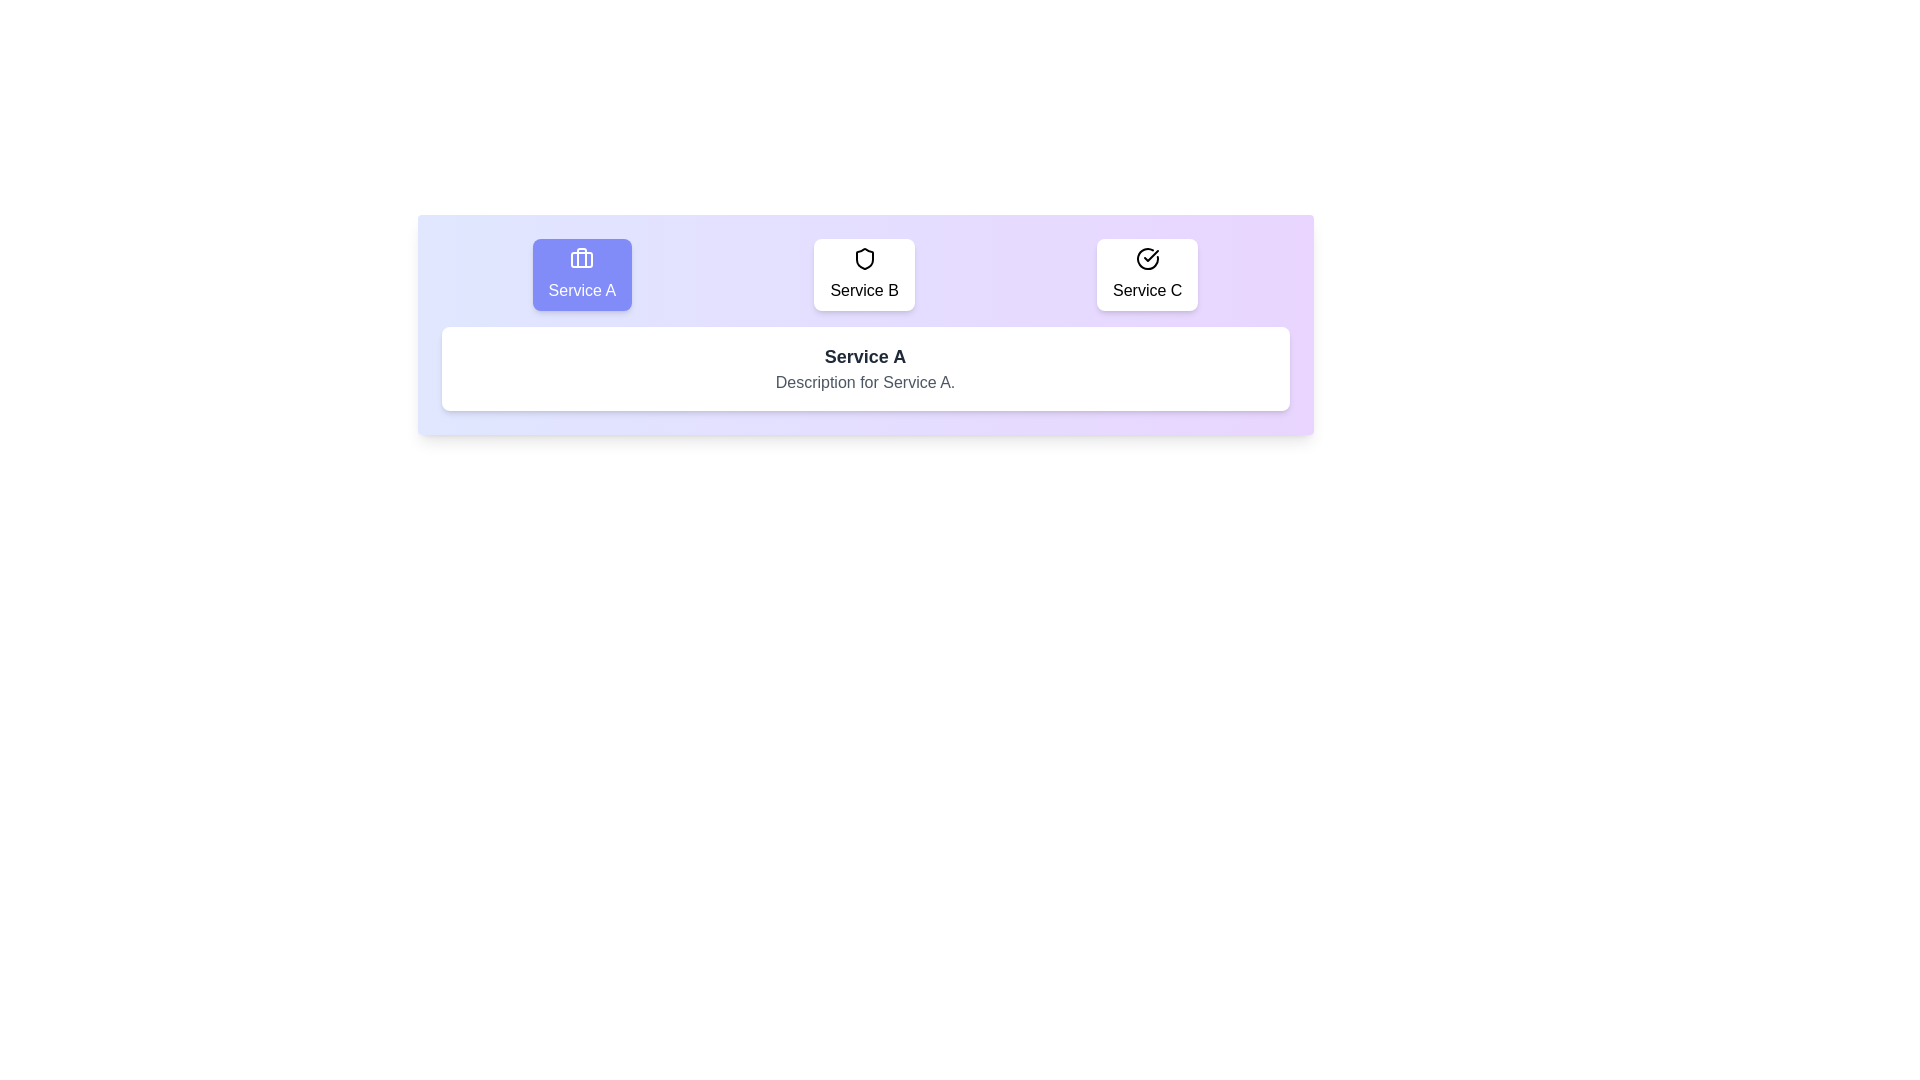 This screenshot has width=1920, height=1080. Describe the element at coordinates (1147, 257) in the screenshot. I see `the circular icon with a check mark at its center, positioned above the text 'Service C.'` at that location.